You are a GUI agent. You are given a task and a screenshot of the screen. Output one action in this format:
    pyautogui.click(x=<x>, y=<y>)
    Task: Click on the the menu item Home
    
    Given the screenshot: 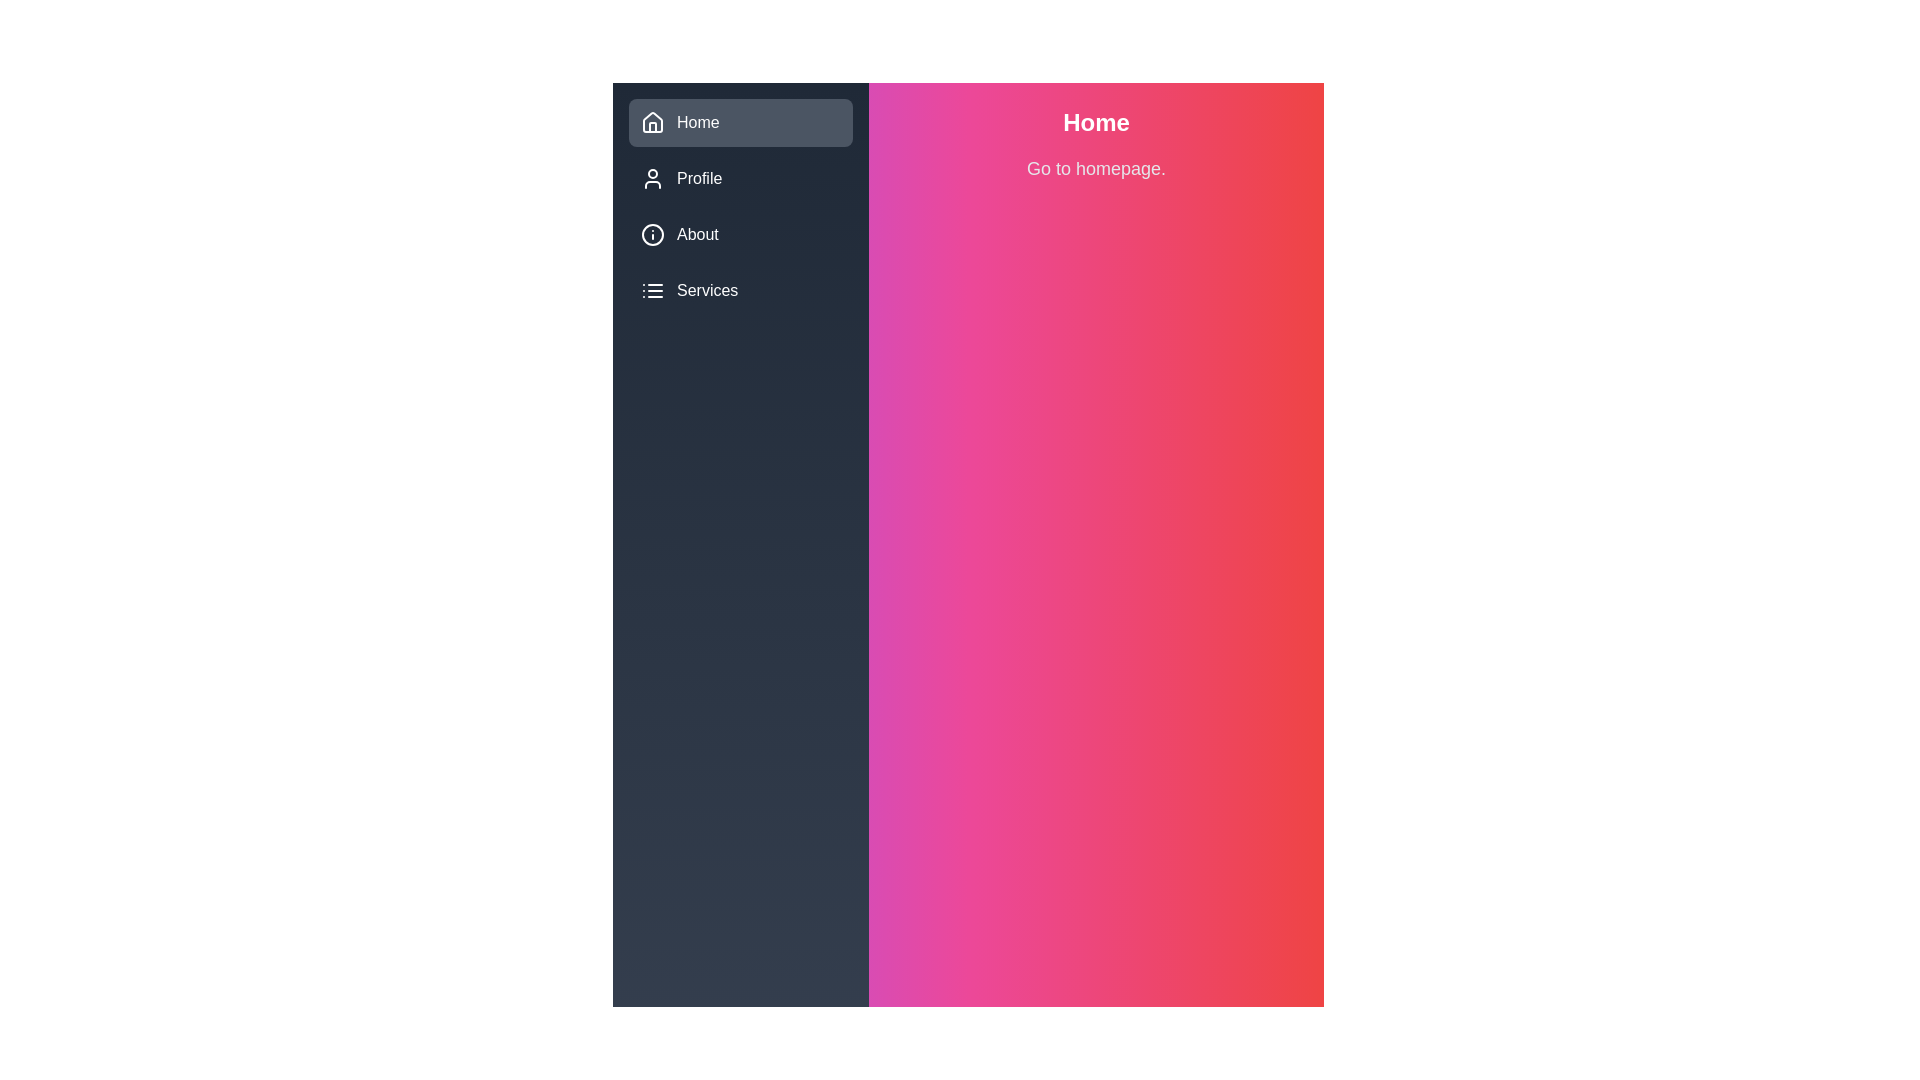 What is the action you would take?
    pyautogui.click(x=739, y=123)
    